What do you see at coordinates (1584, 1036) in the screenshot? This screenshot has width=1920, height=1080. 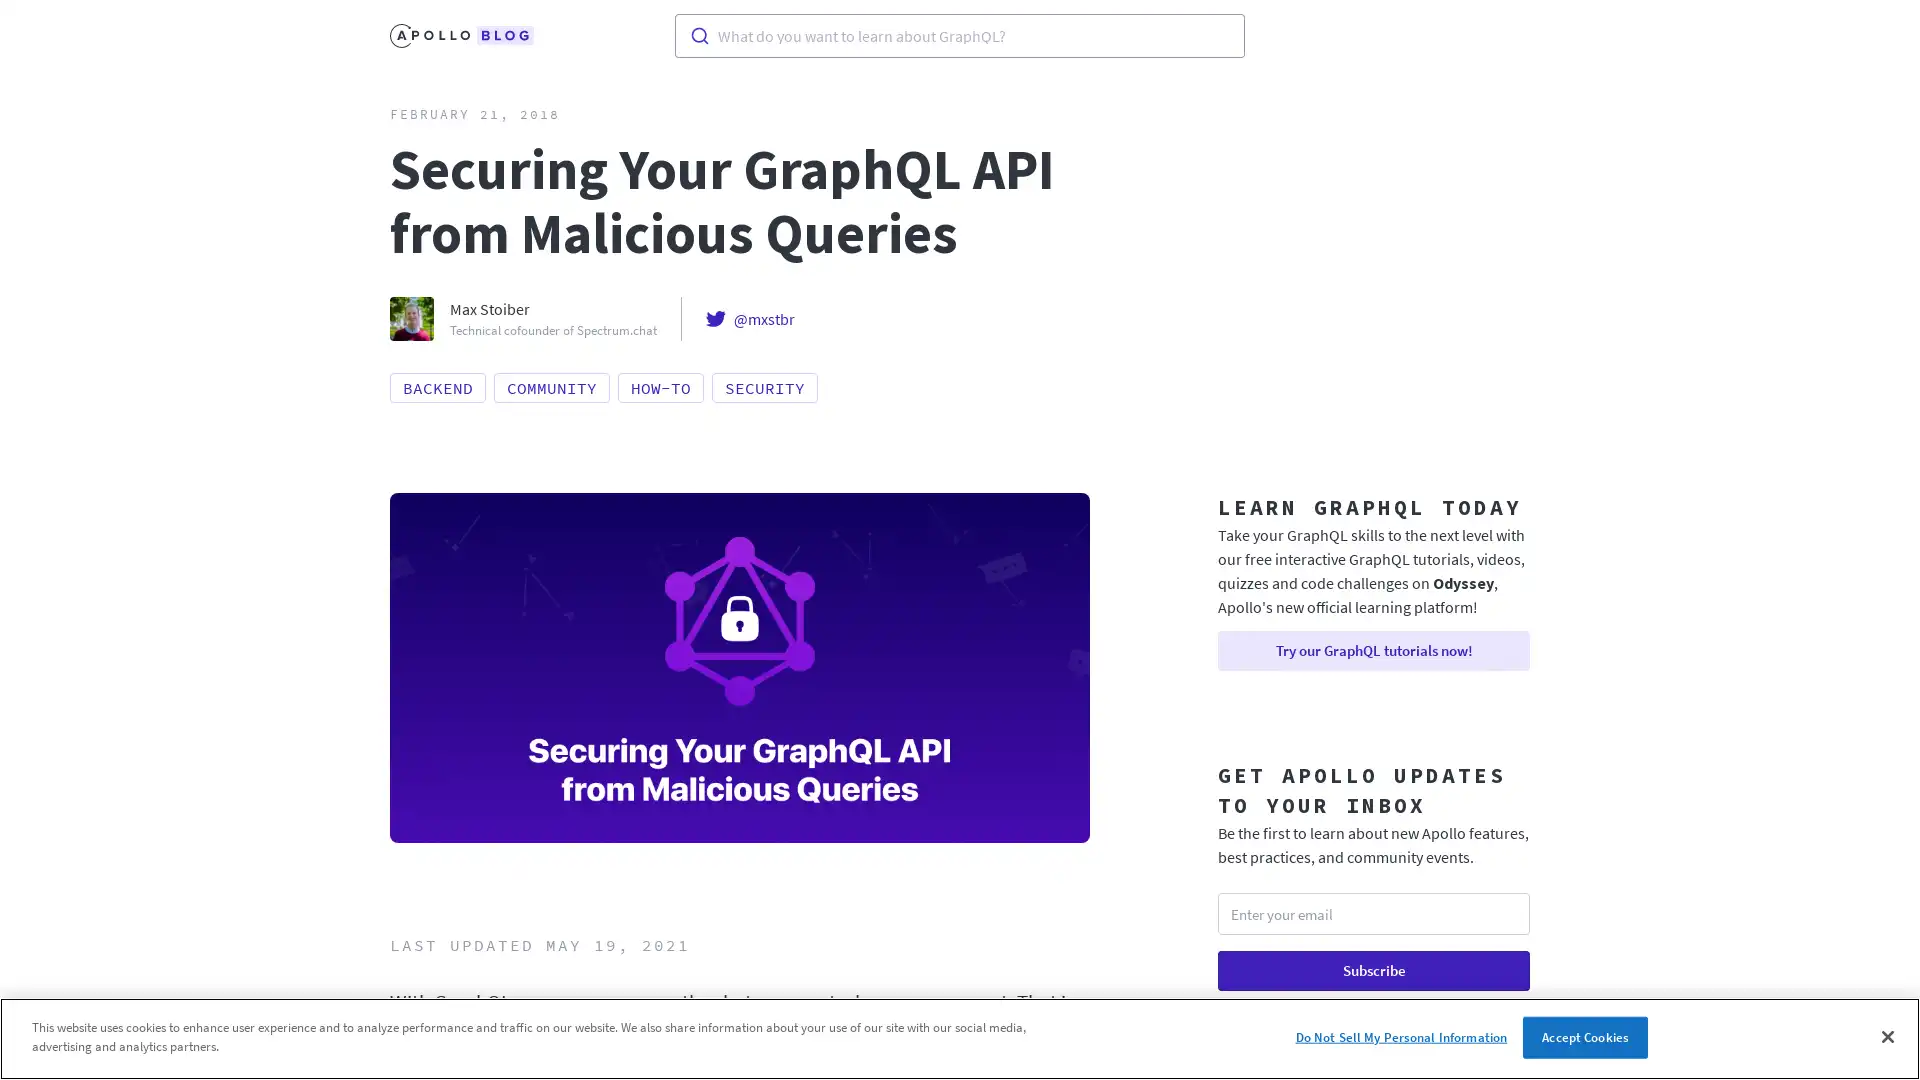 I see `Accept Cookies` at bounding box center [1584, 1036].